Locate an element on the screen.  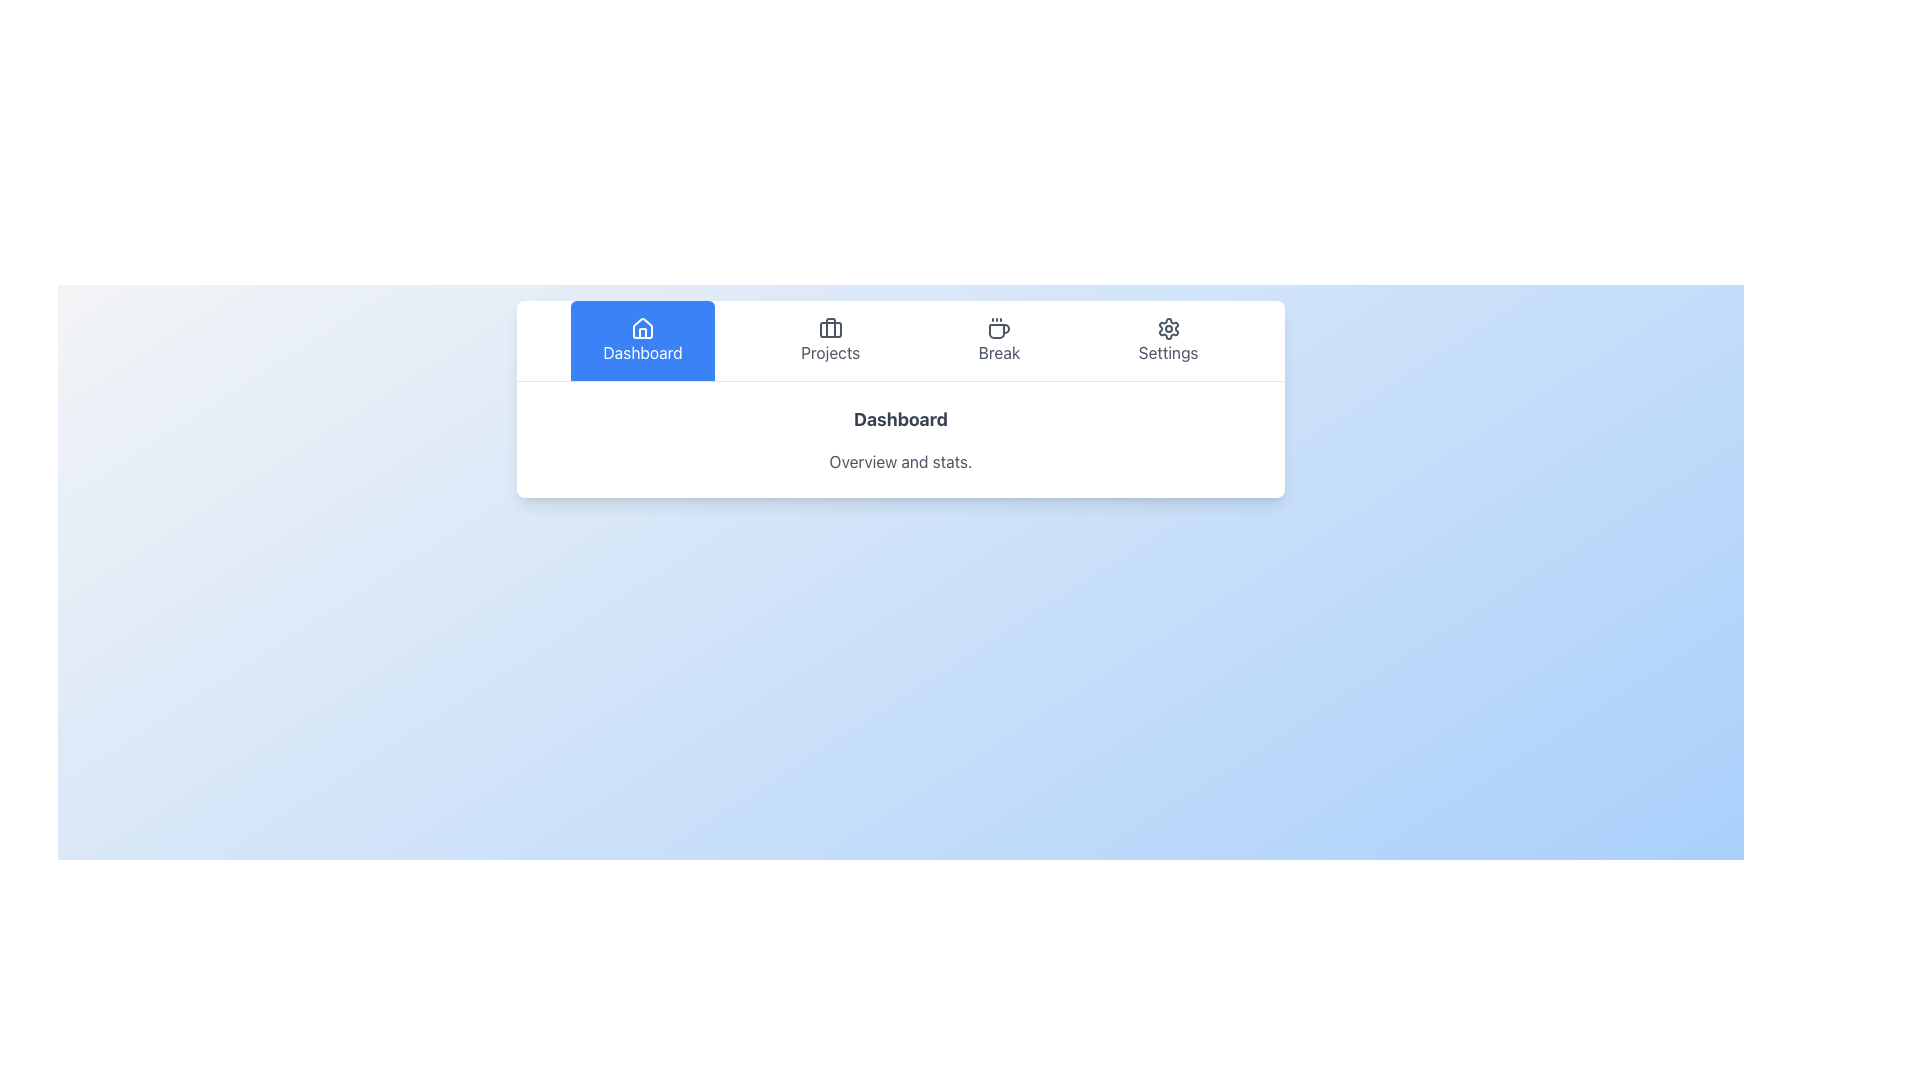
the 'Projects' text label element, which is the second item in the horizontal navigation bar and positioned below a briefcase icon is located at coordinates (830, 352).